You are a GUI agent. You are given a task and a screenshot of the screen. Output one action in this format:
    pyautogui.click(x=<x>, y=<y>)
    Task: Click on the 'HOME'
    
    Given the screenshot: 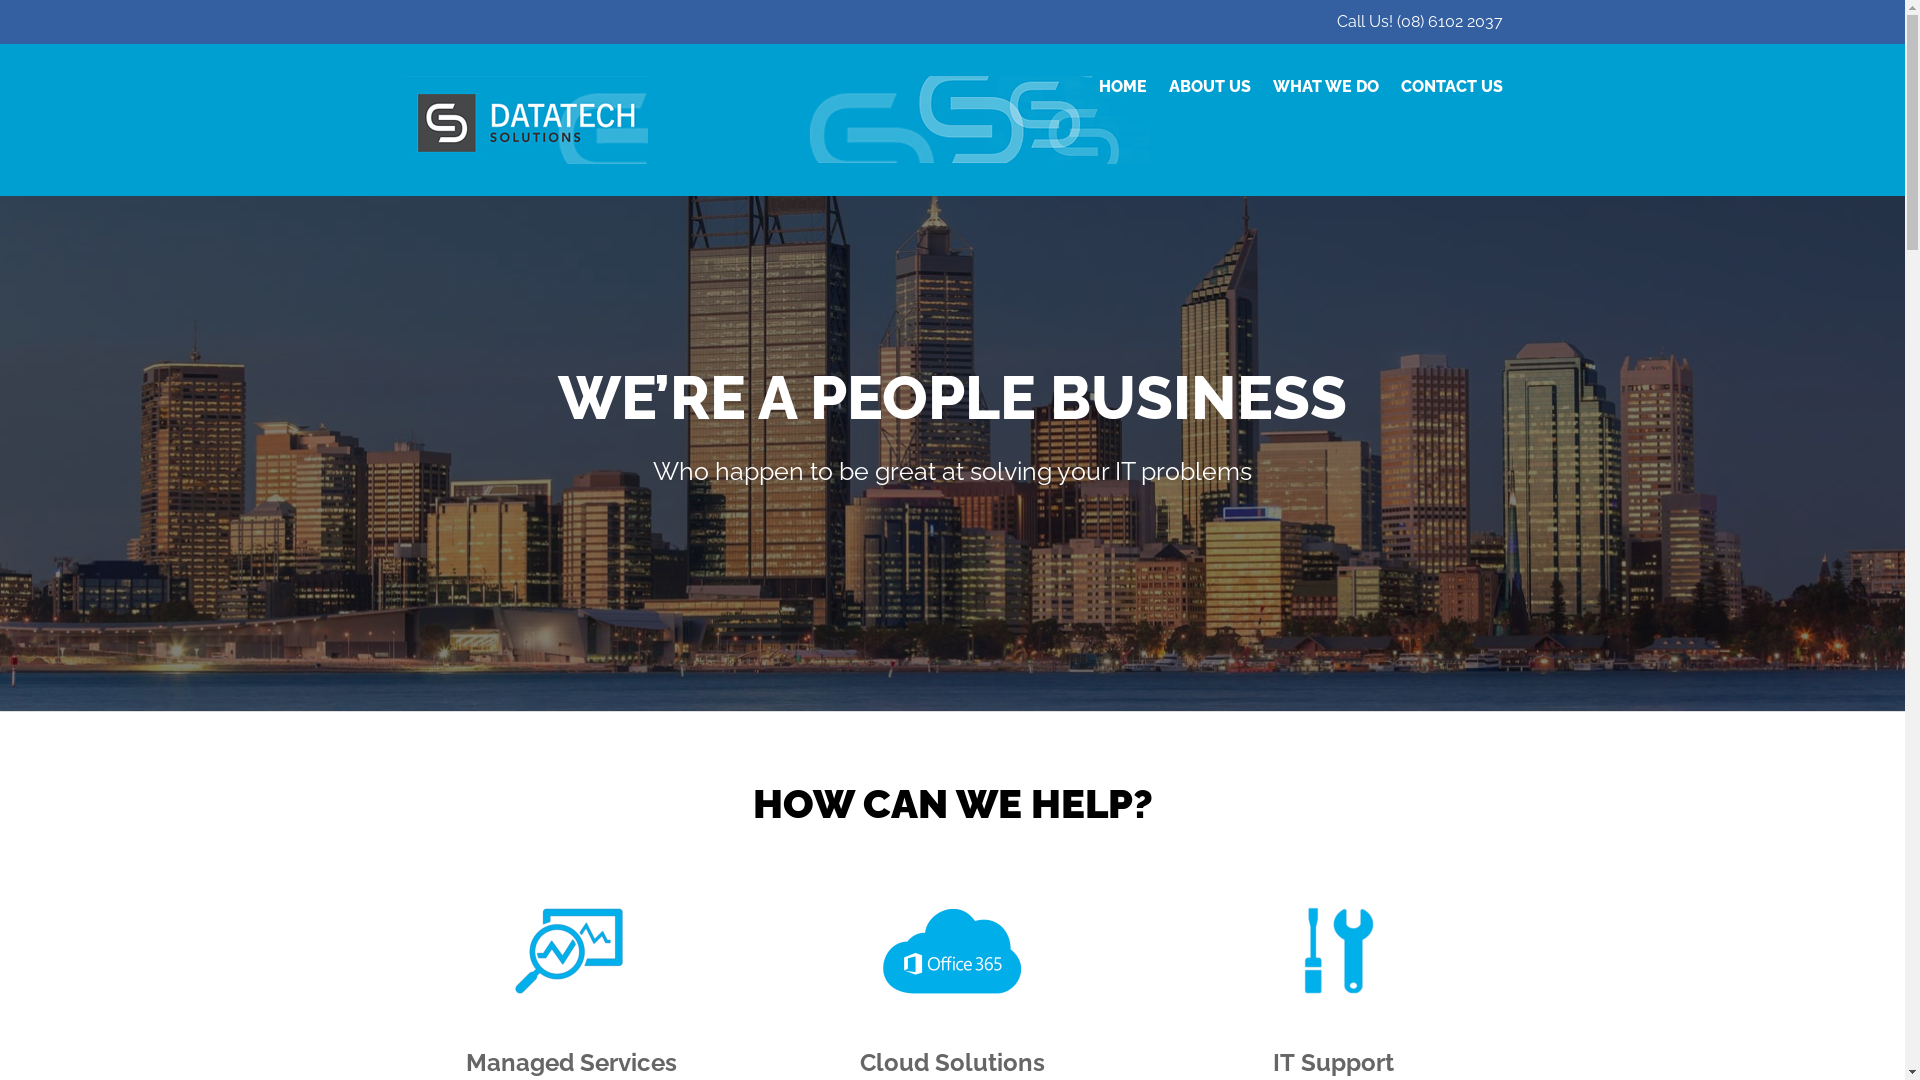 What is the action you would take?
    pyautogui.click(x=1122, y=86)
    